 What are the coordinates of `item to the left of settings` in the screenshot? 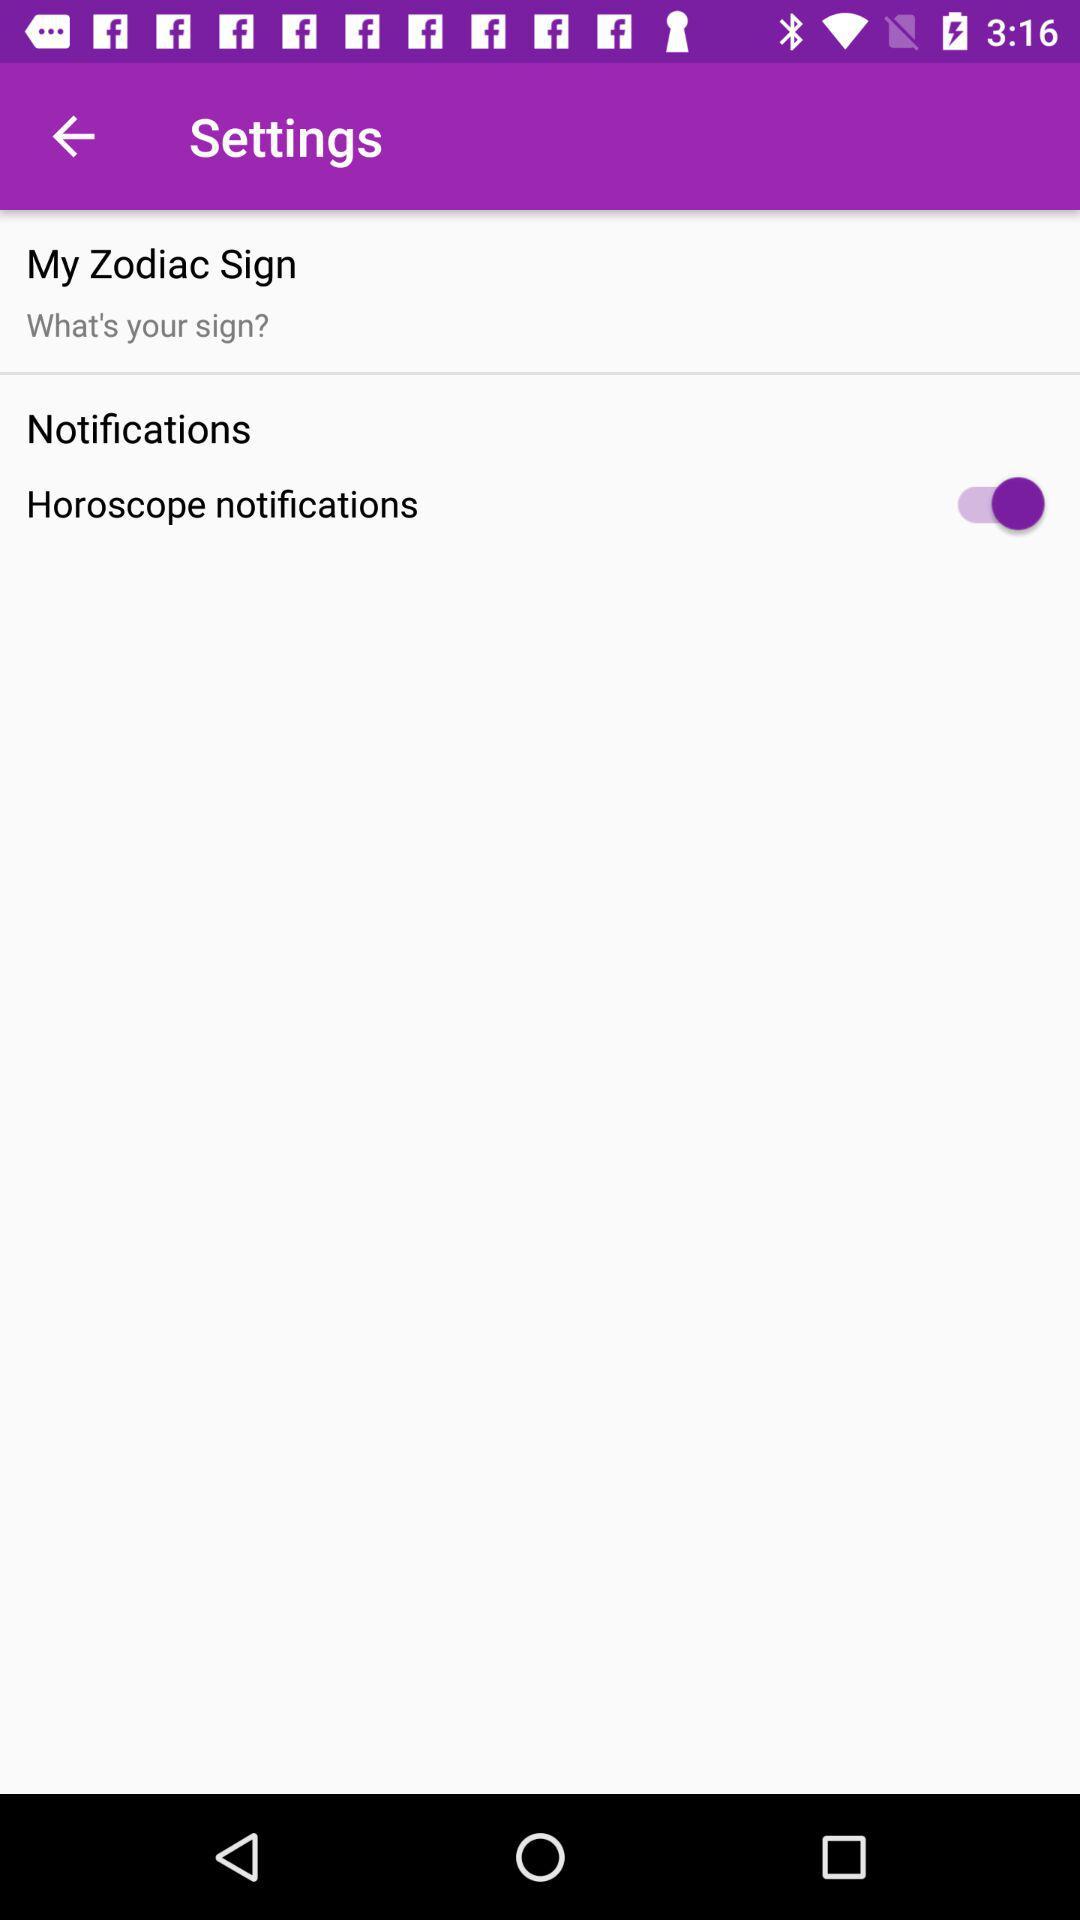 It's located at (72, 135).